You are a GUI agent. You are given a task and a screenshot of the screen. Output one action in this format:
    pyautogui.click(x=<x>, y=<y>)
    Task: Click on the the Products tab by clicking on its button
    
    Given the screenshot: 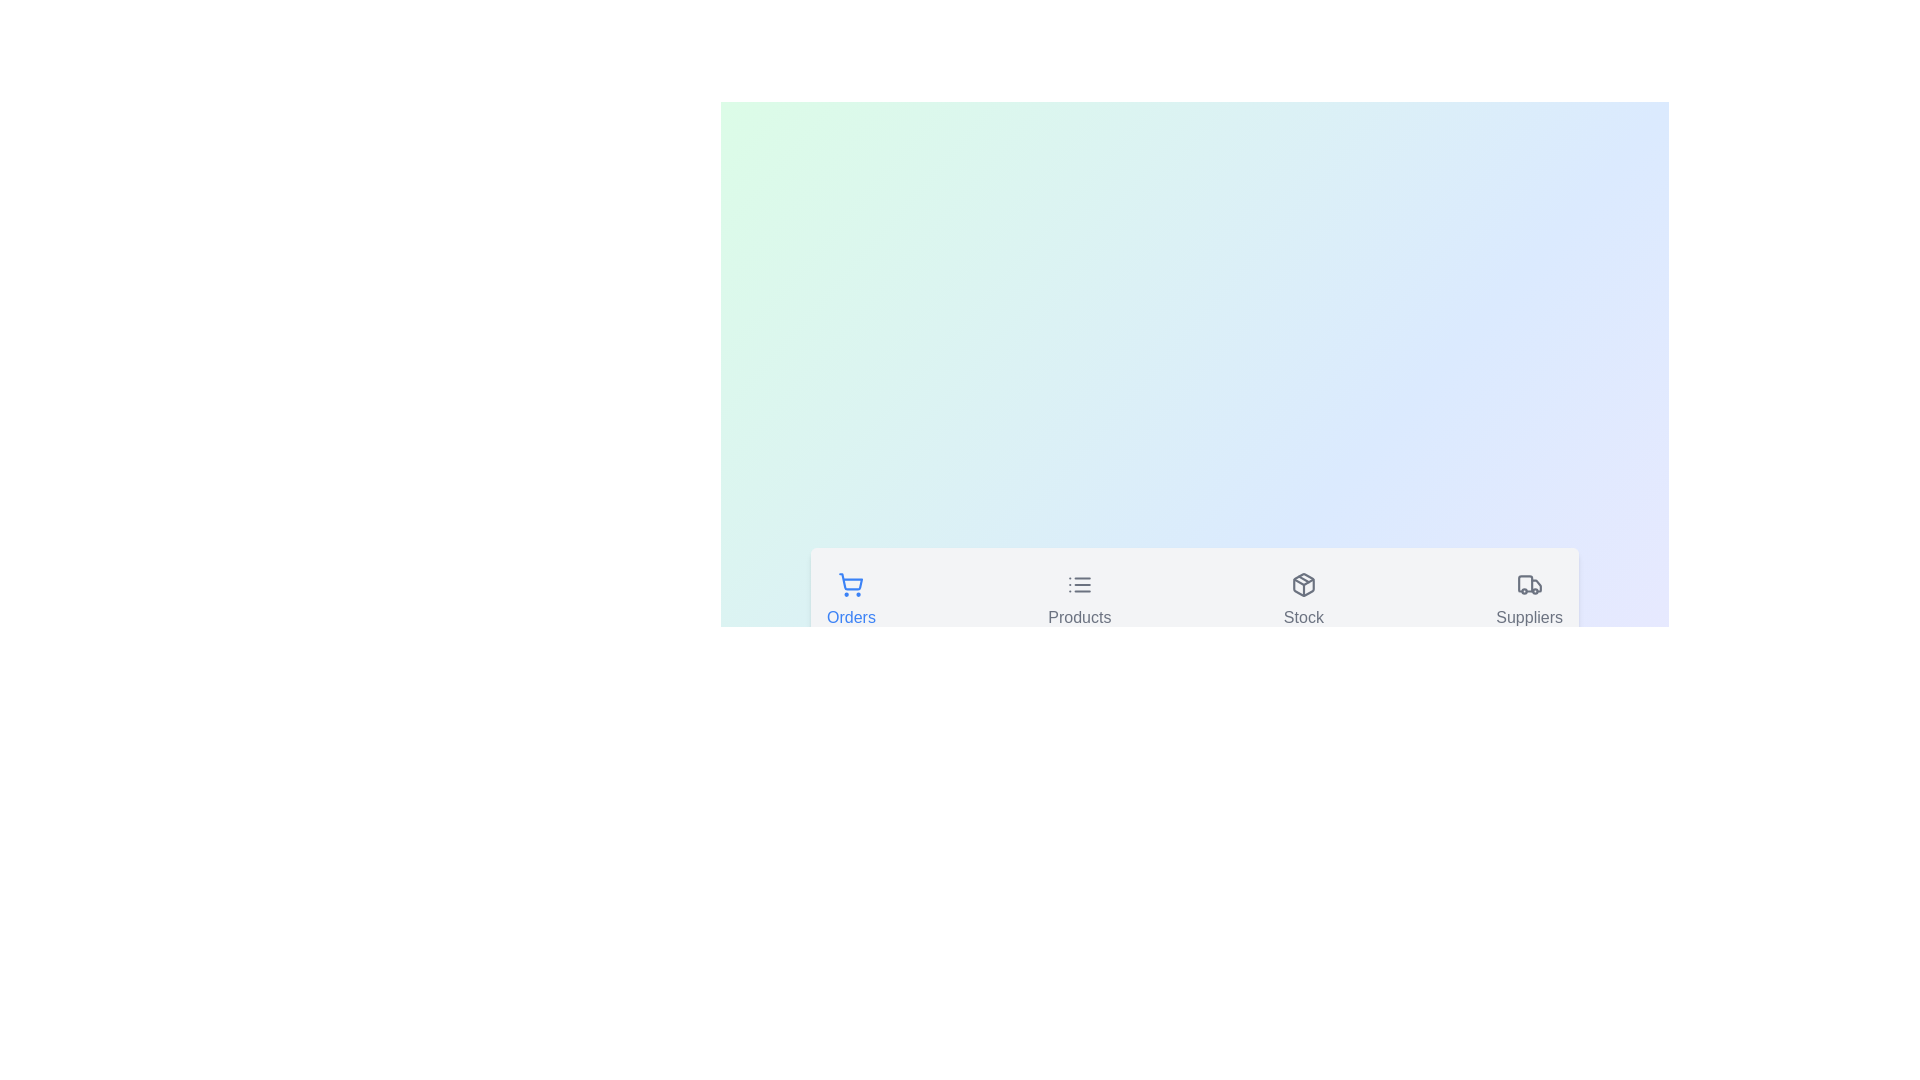 What is the action you would take?
    pyautogui.click(x=1078, y=601)
    